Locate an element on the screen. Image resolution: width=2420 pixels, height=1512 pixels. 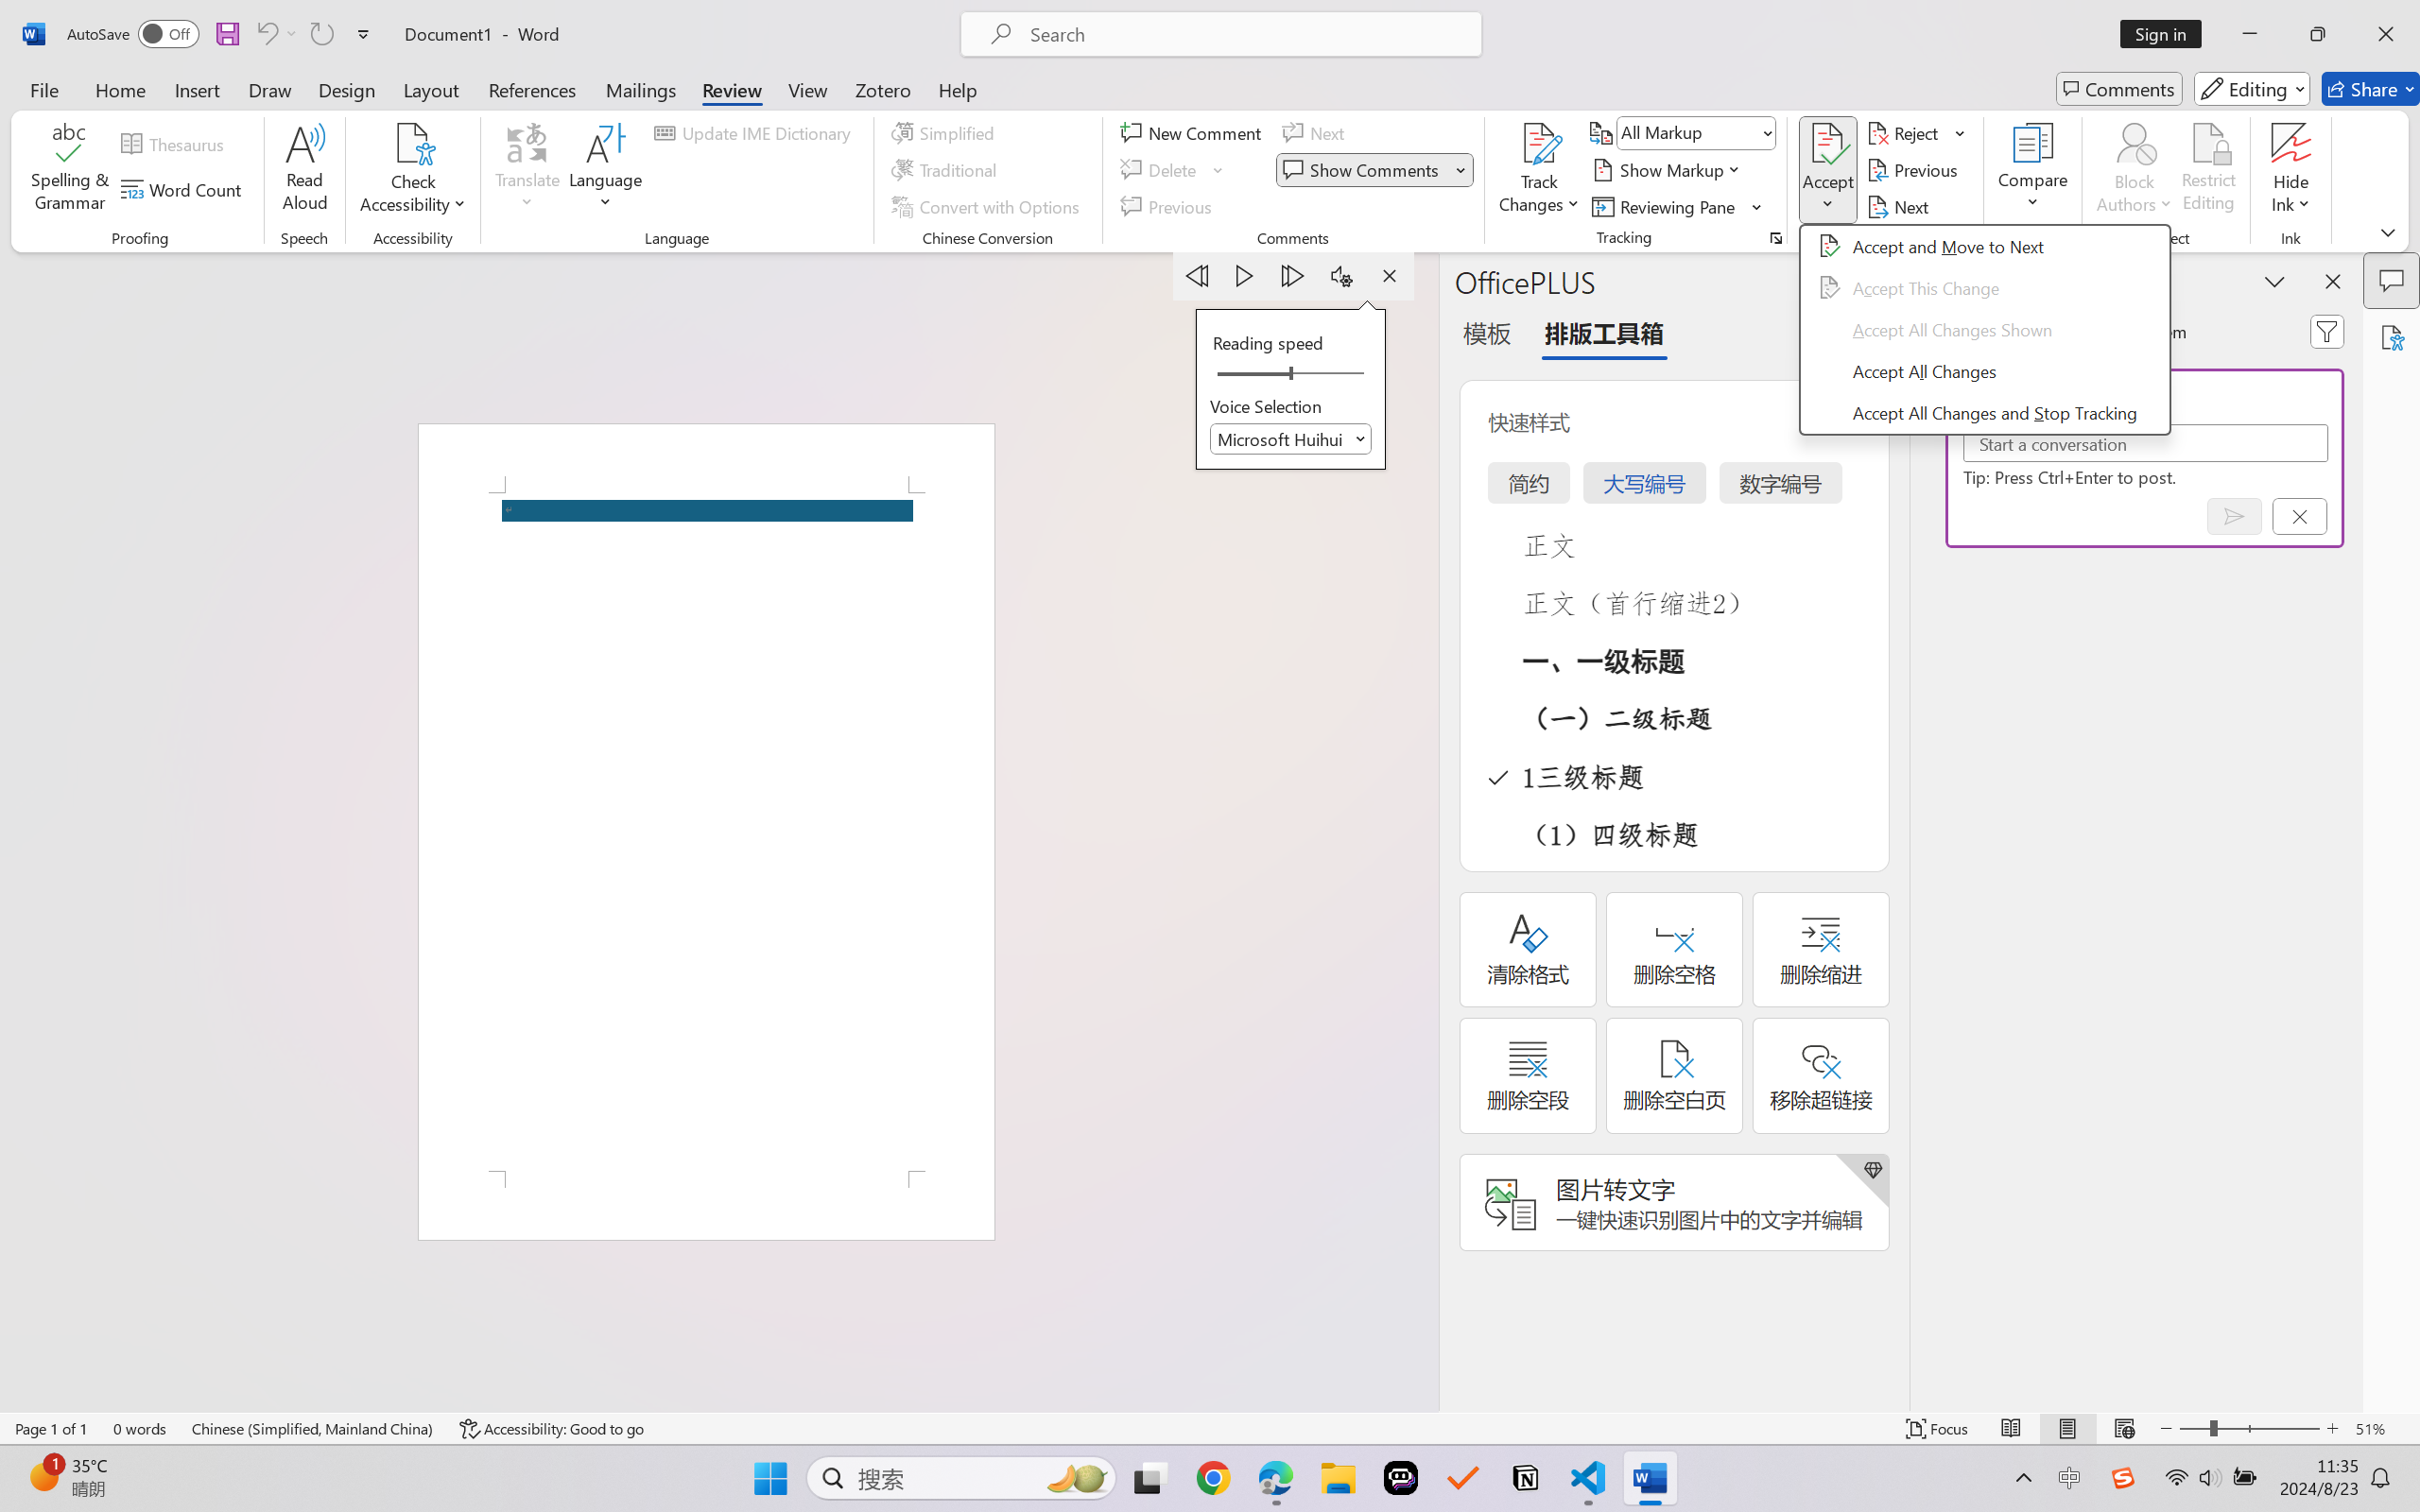
'Restrict Editing' is located at coordinates (2207, 170).